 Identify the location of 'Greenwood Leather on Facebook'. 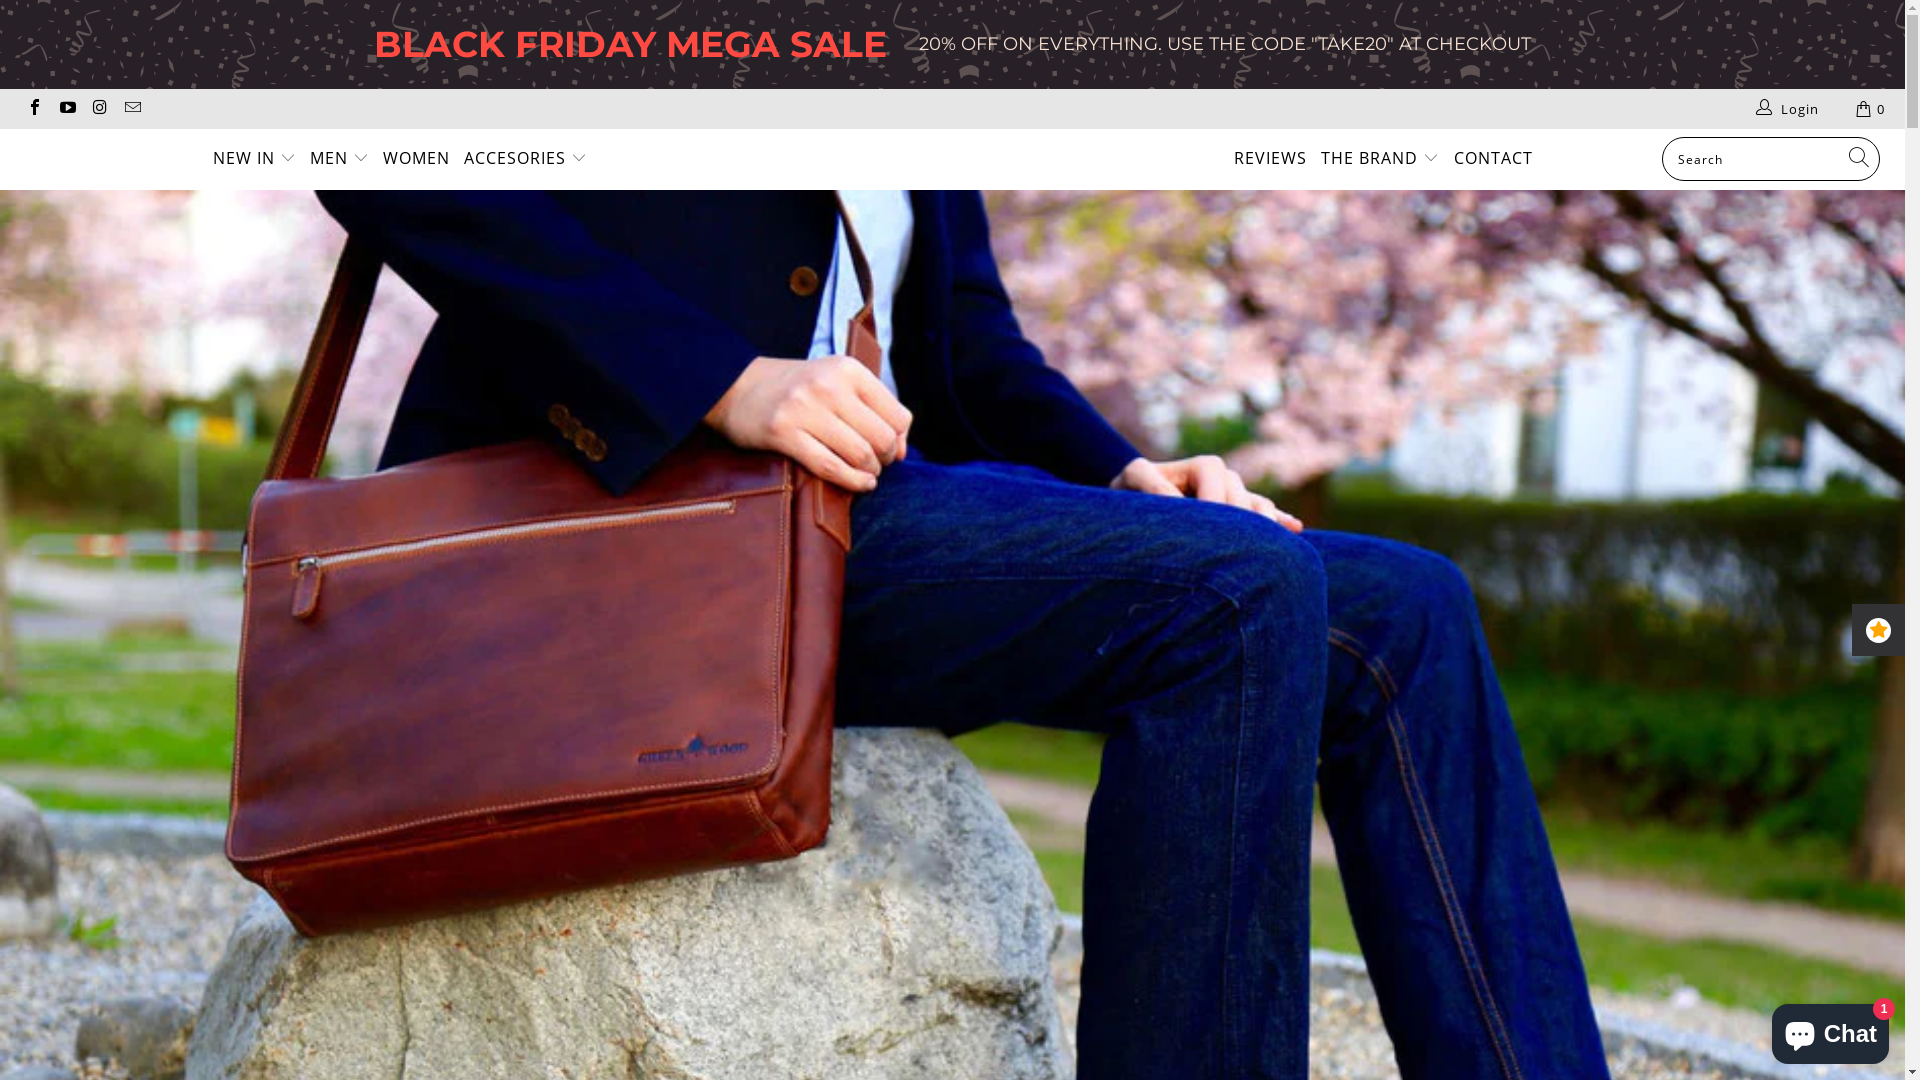
(33, 108).